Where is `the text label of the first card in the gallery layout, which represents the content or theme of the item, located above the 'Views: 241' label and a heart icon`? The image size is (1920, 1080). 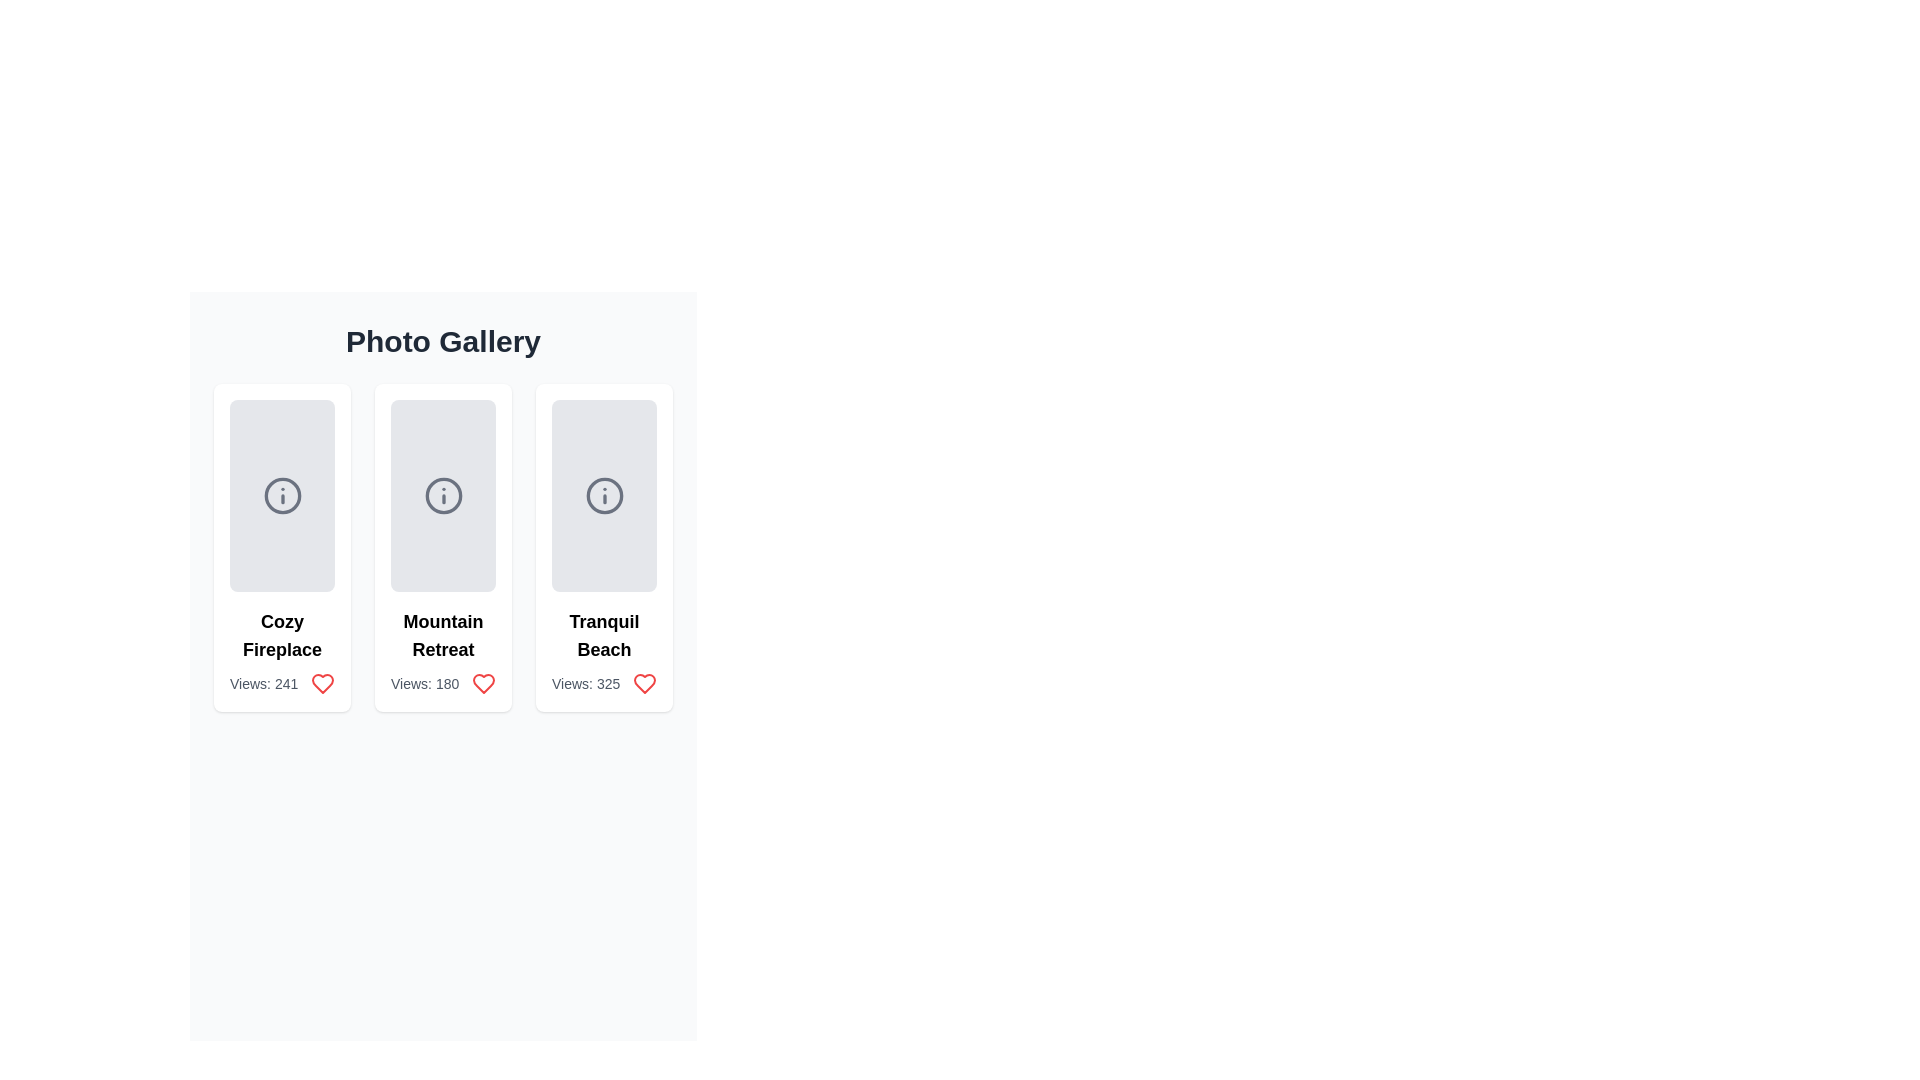
the text label of the first card in the gallery layout, which represents the content or theme of the item, located above the 'Views: 241' label and a heart icon is located at coordinates (281, 636).